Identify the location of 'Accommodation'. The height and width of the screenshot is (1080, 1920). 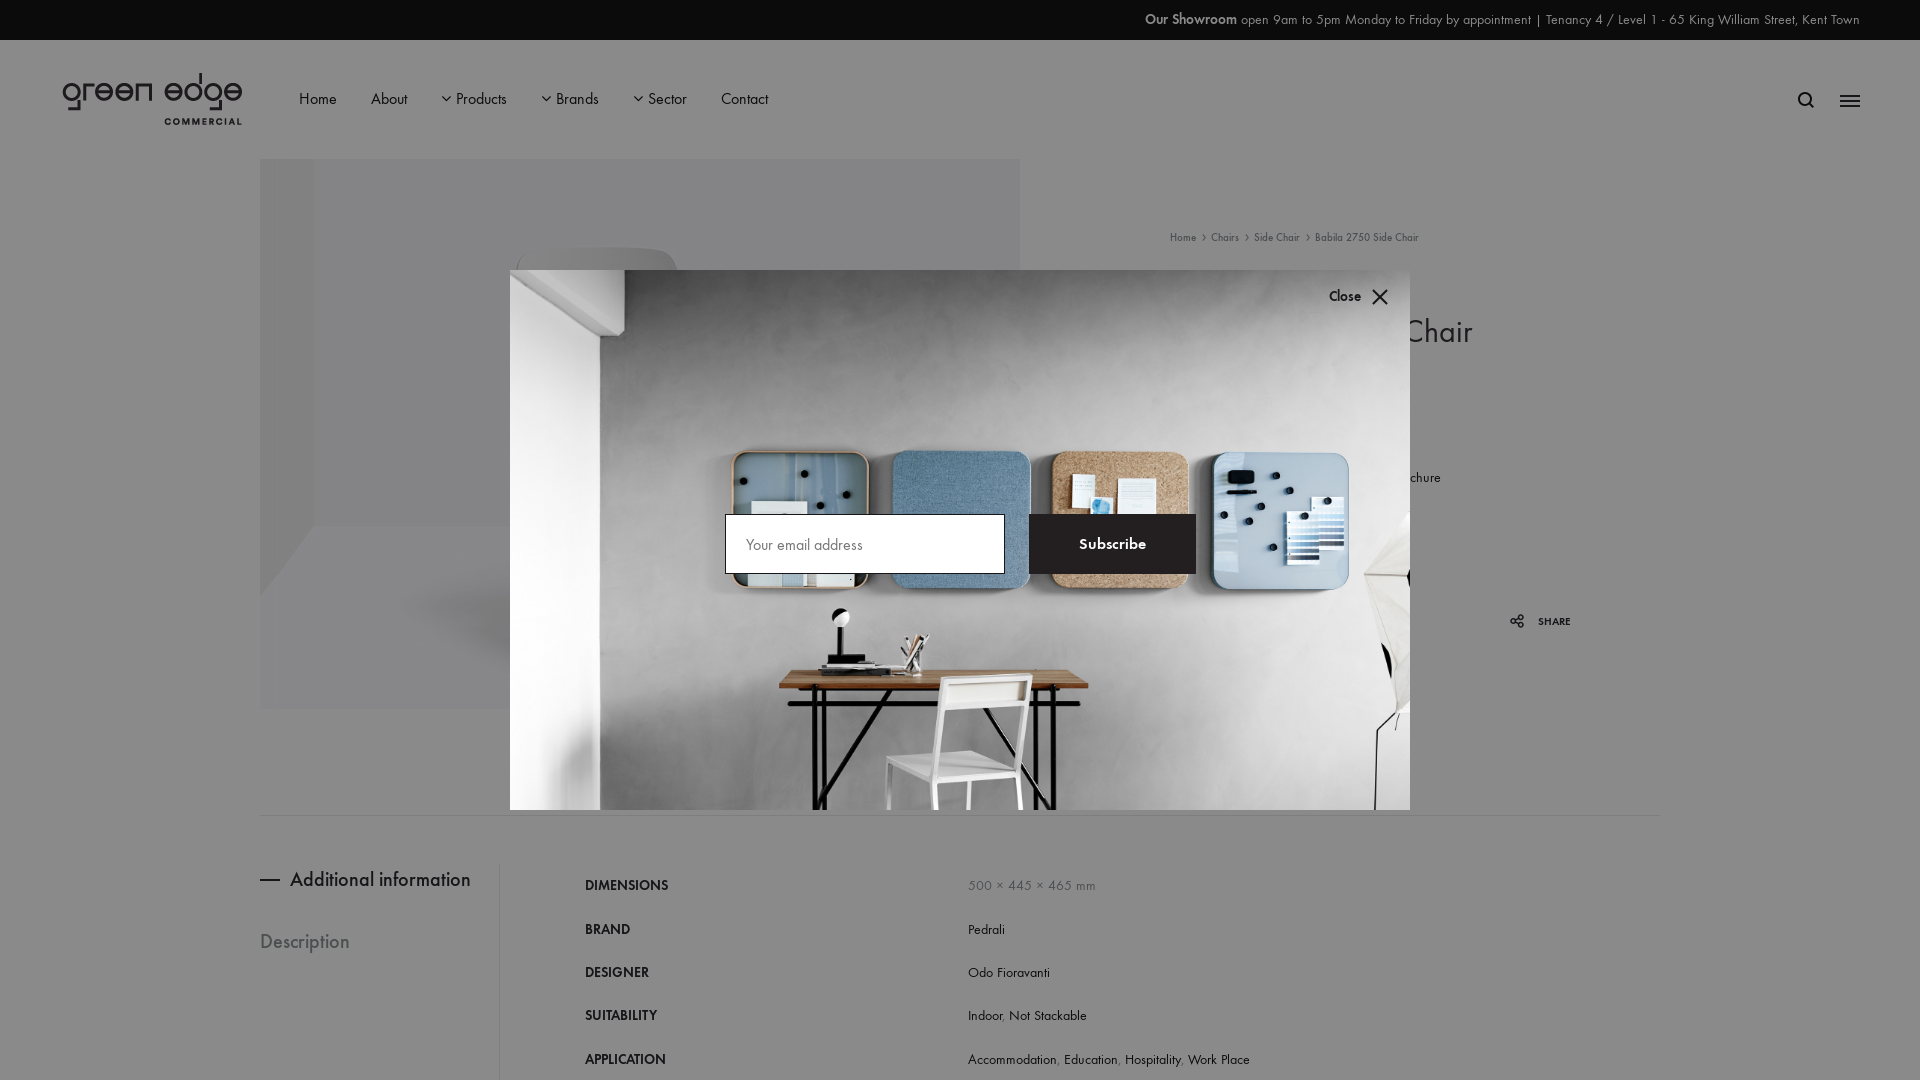
(1012, 1058).